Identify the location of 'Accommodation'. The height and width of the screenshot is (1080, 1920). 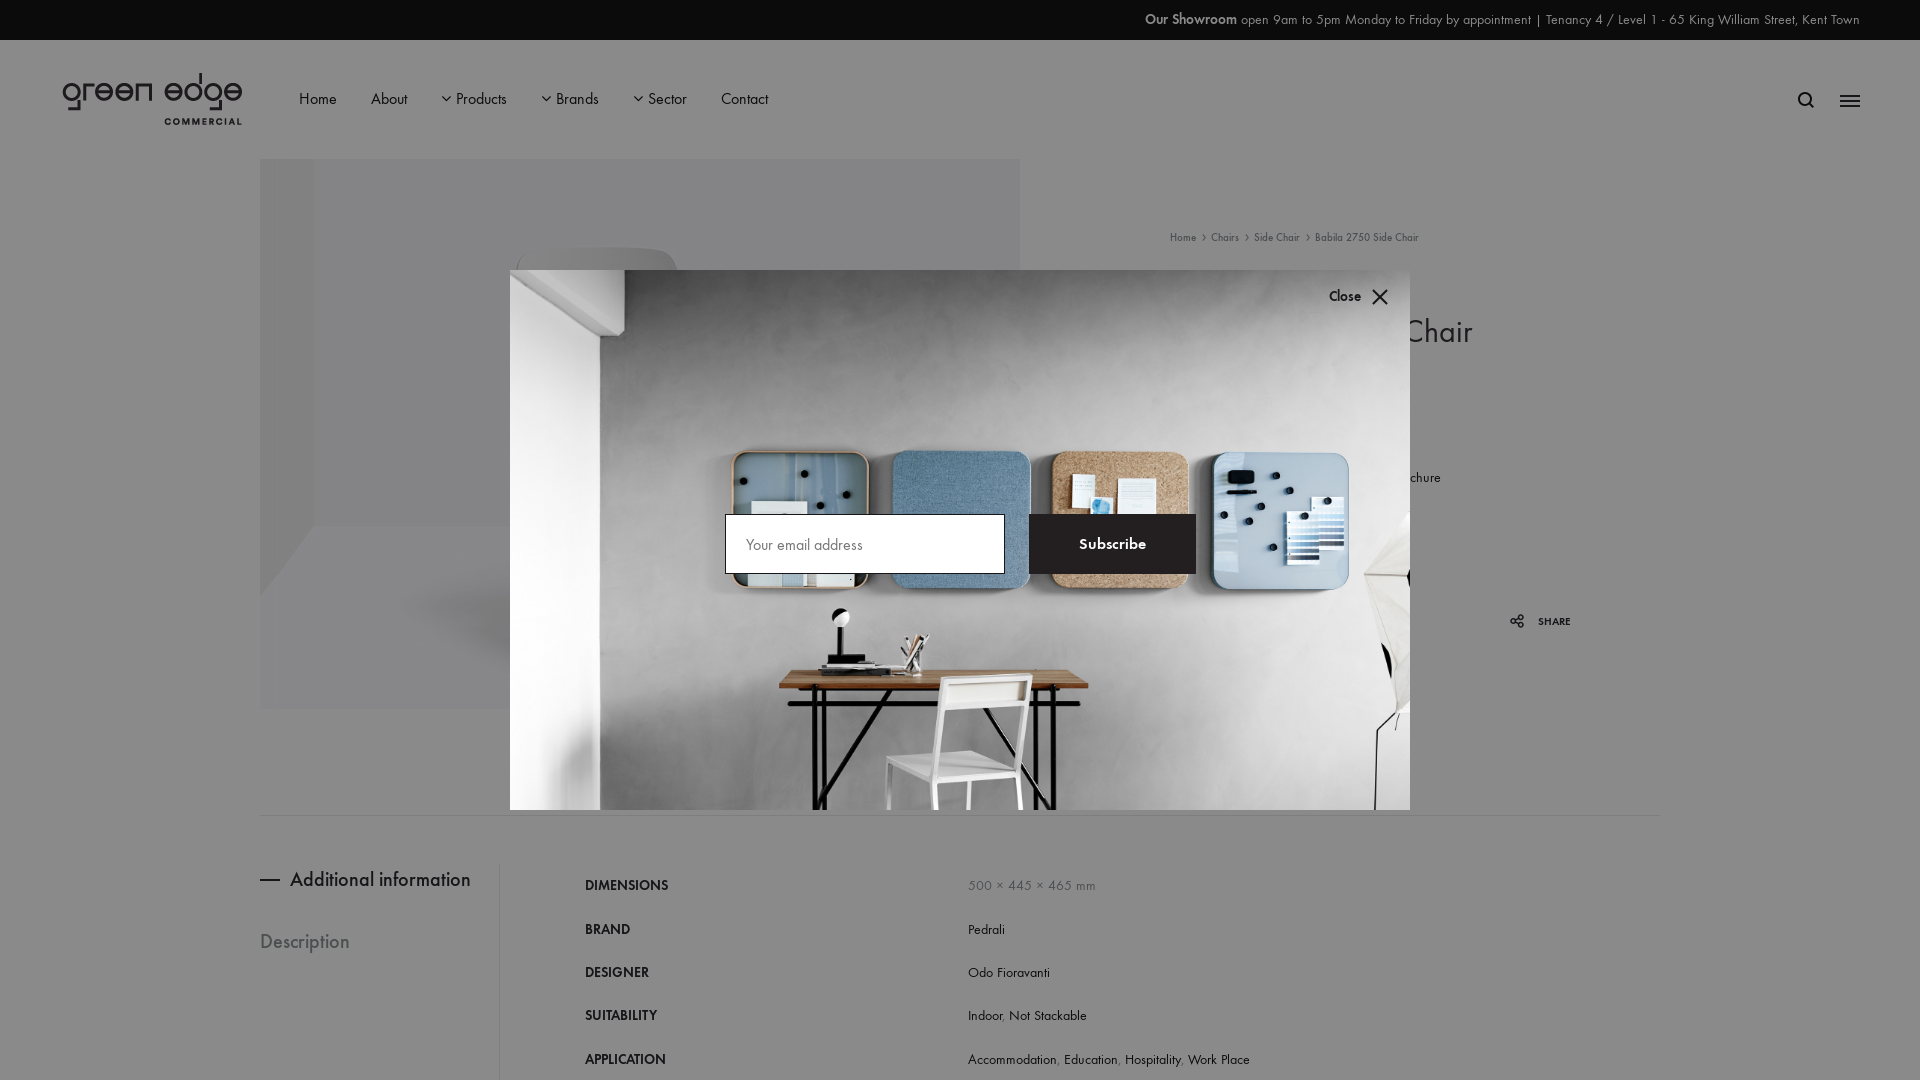
(1012, 1058).